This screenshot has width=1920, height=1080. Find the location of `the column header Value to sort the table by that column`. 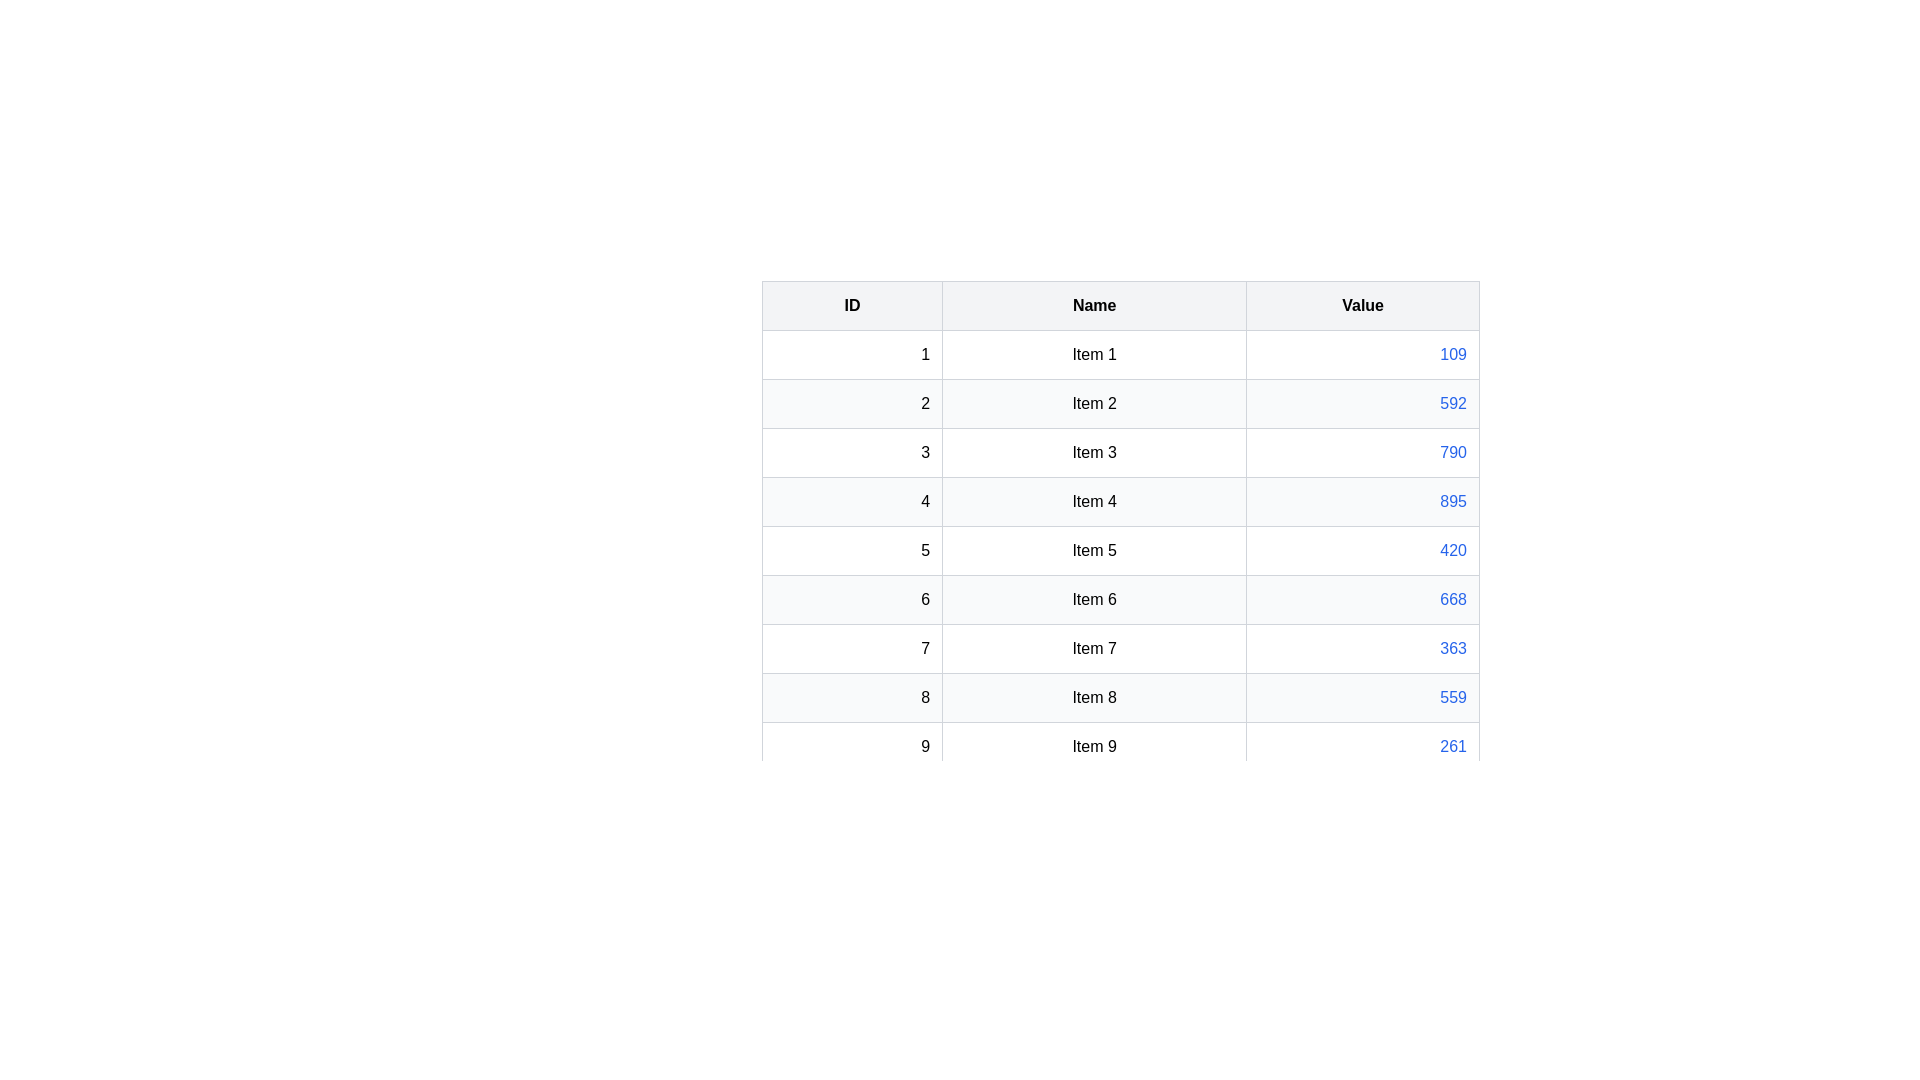

the column header Value to sort the table by that column is located at coordinates (1362, 305).